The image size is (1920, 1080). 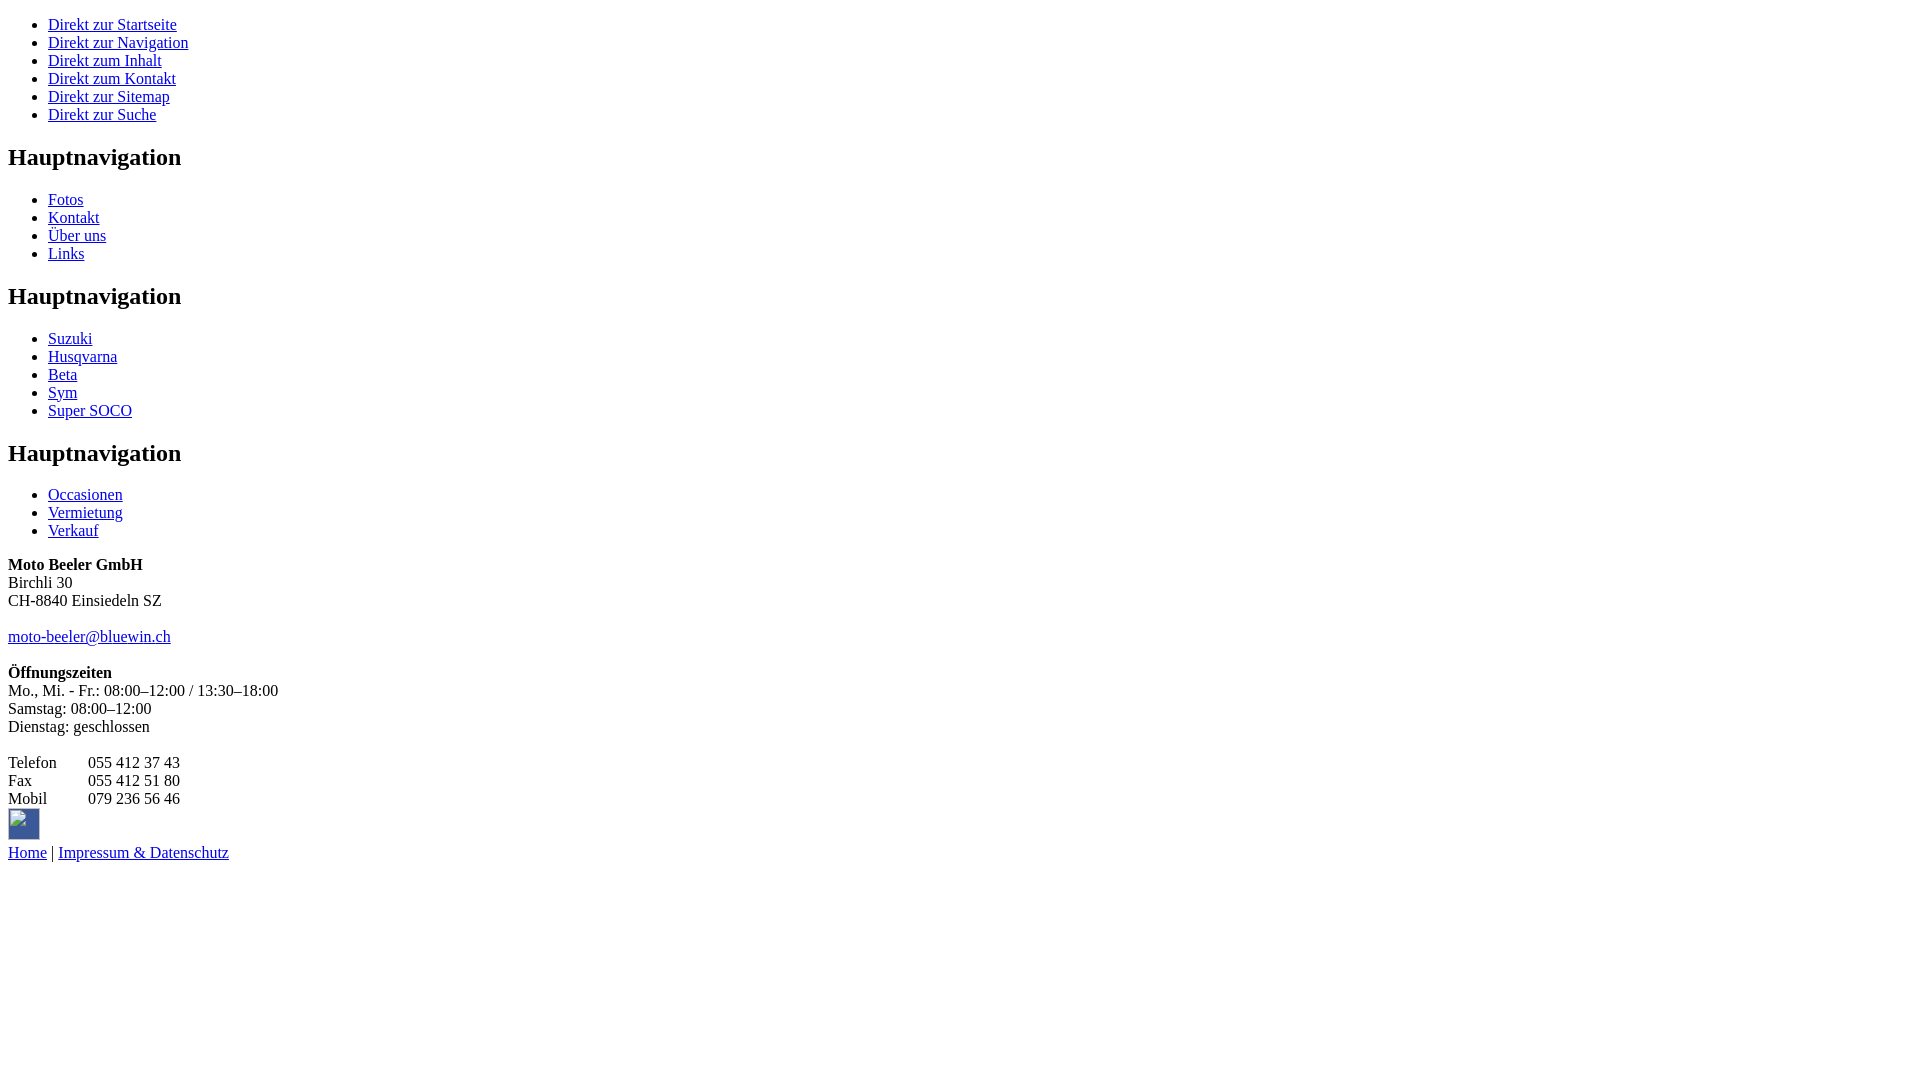 I want to click on 'Vermietung', so click(x=84, y=511).